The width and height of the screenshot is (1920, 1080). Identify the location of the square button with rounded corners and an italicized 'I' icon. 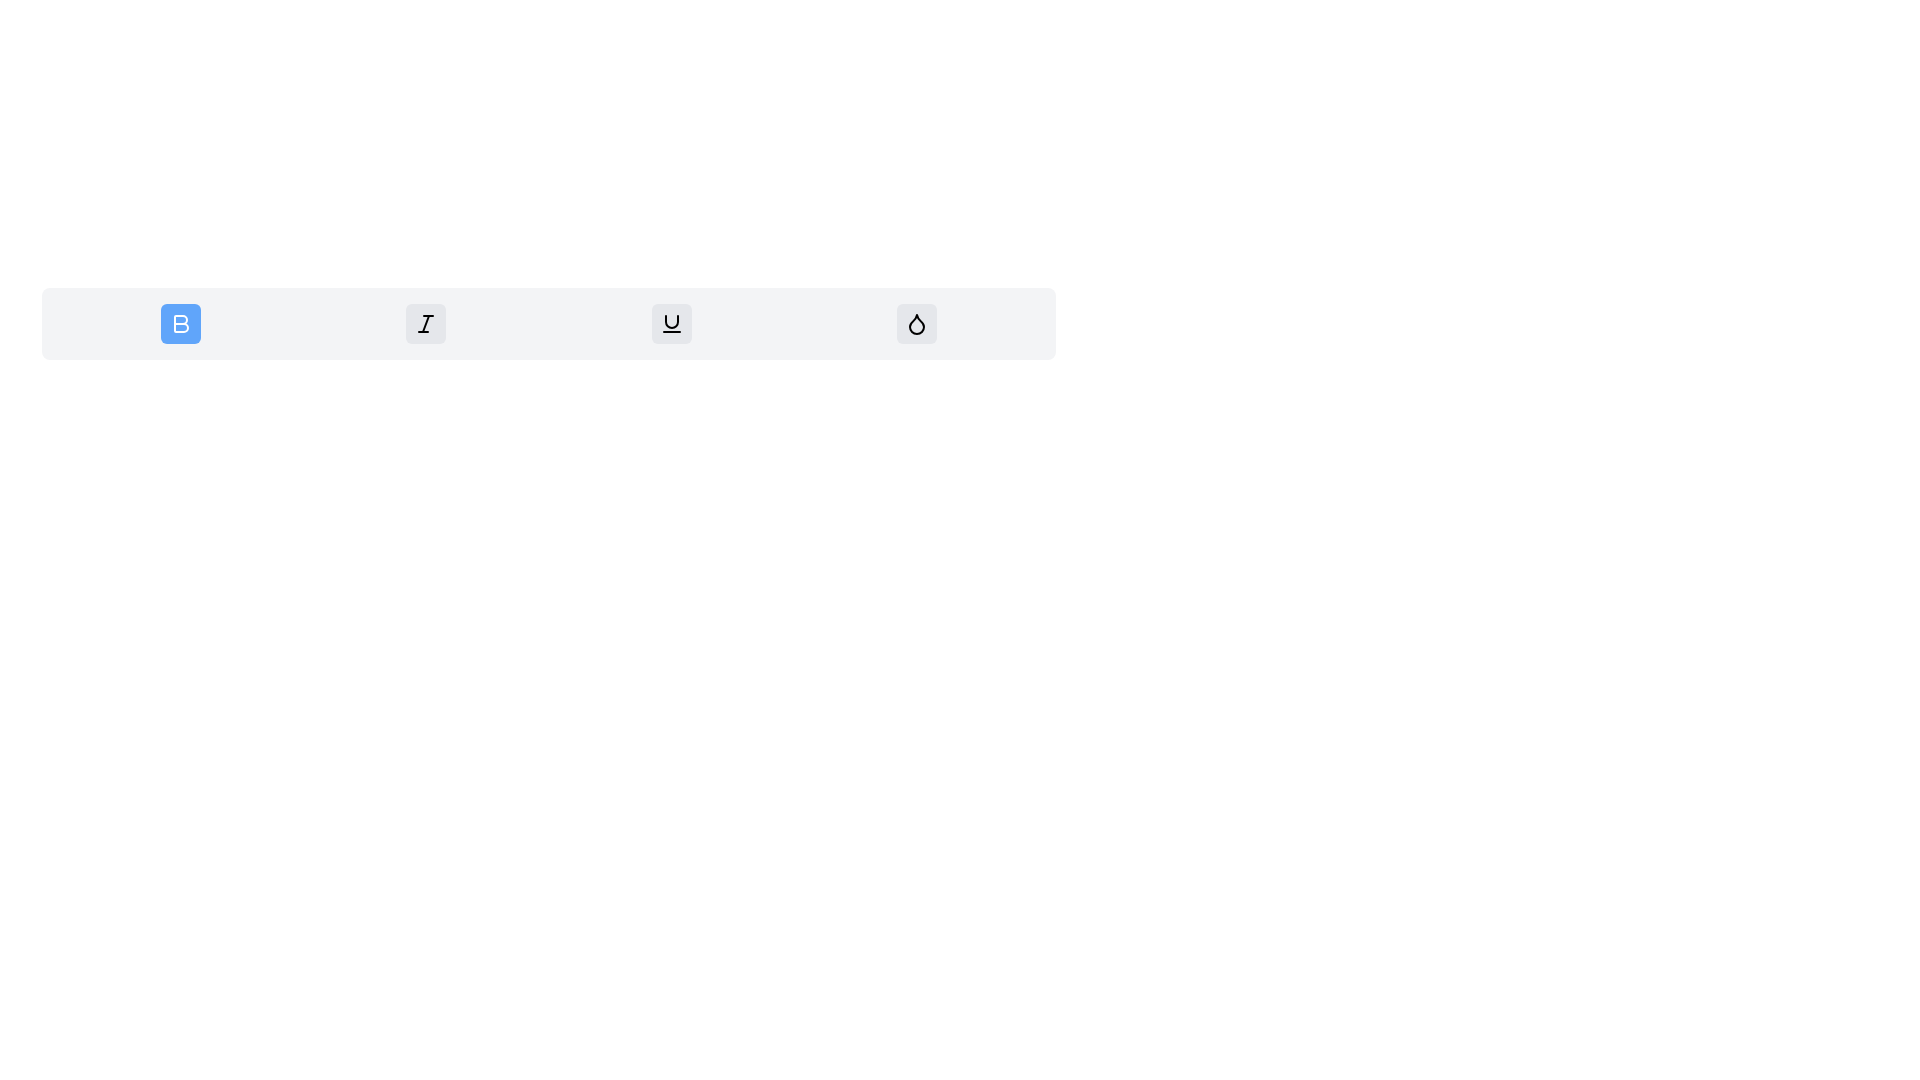
(425, 323).